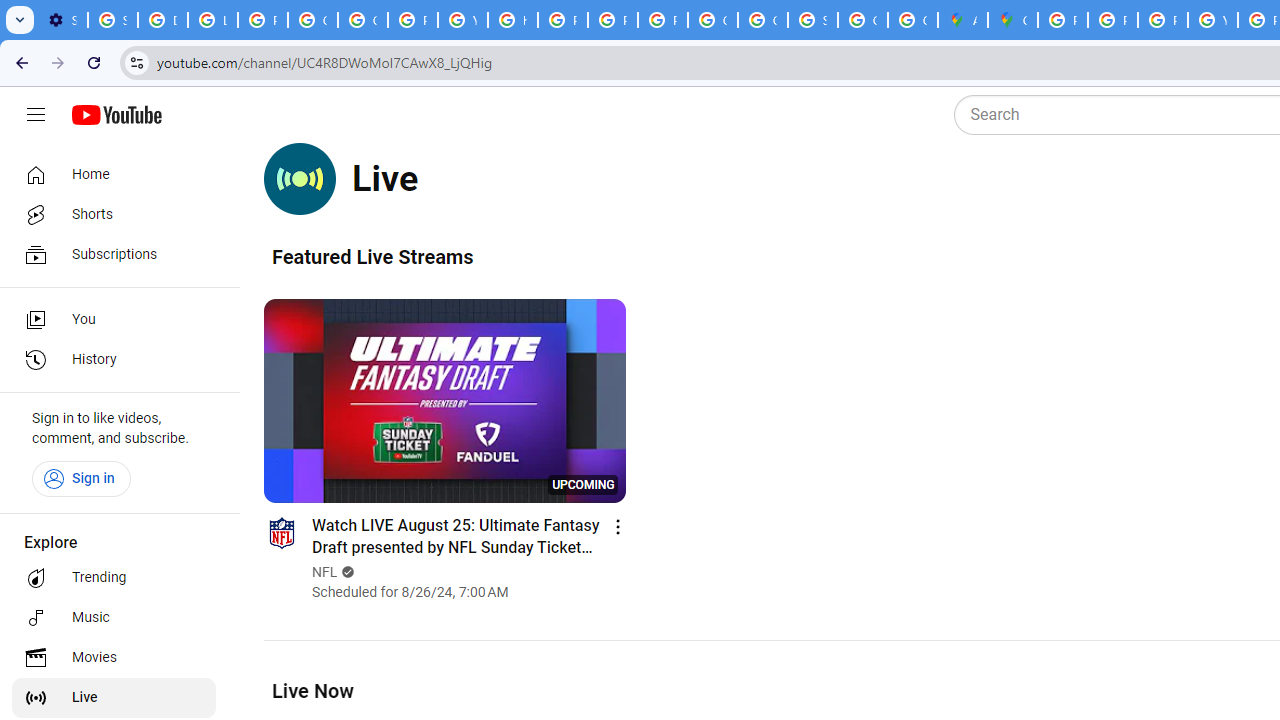 Image resolution: width=1280 pixels, height=720 pixels. I want to click on 'YouTube', so click(1211, 20).